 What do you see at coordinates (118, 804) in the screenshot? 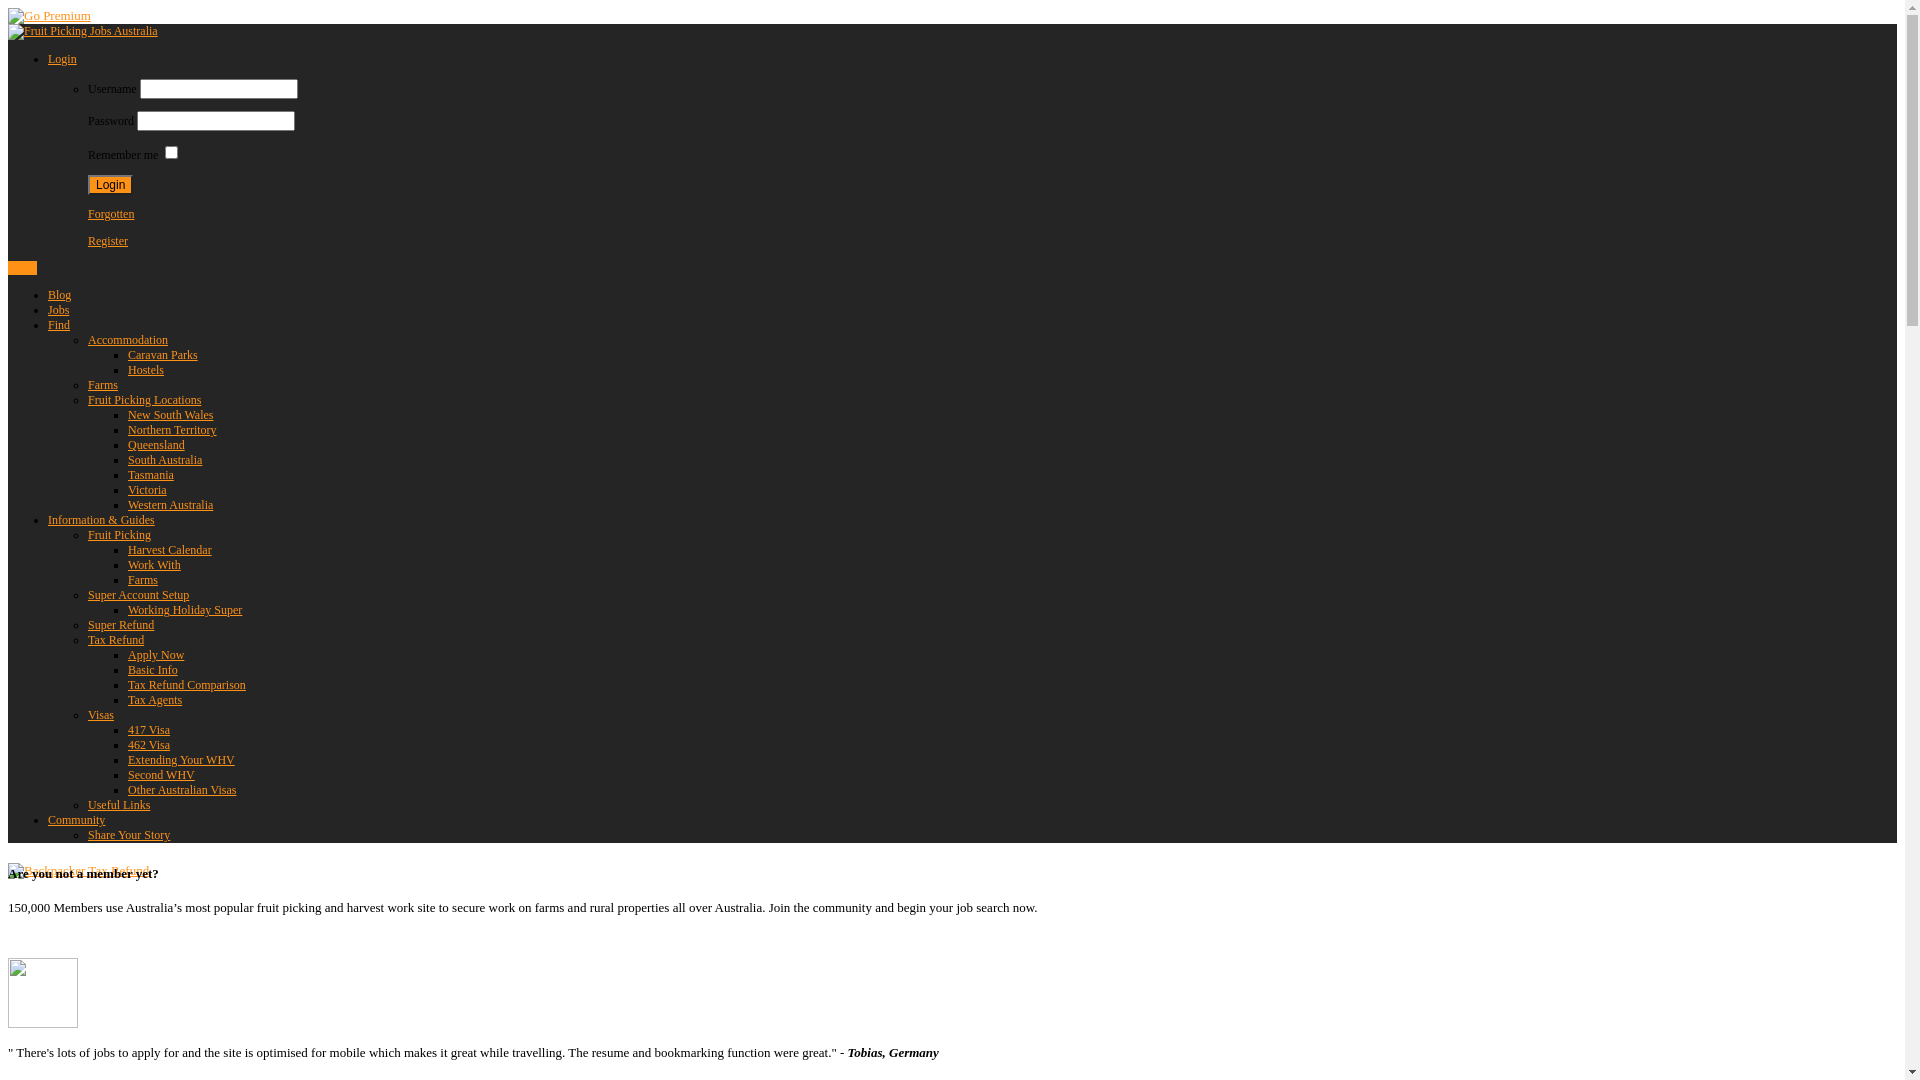
I see `'Useful Links'` at bounding box center [118, 804].